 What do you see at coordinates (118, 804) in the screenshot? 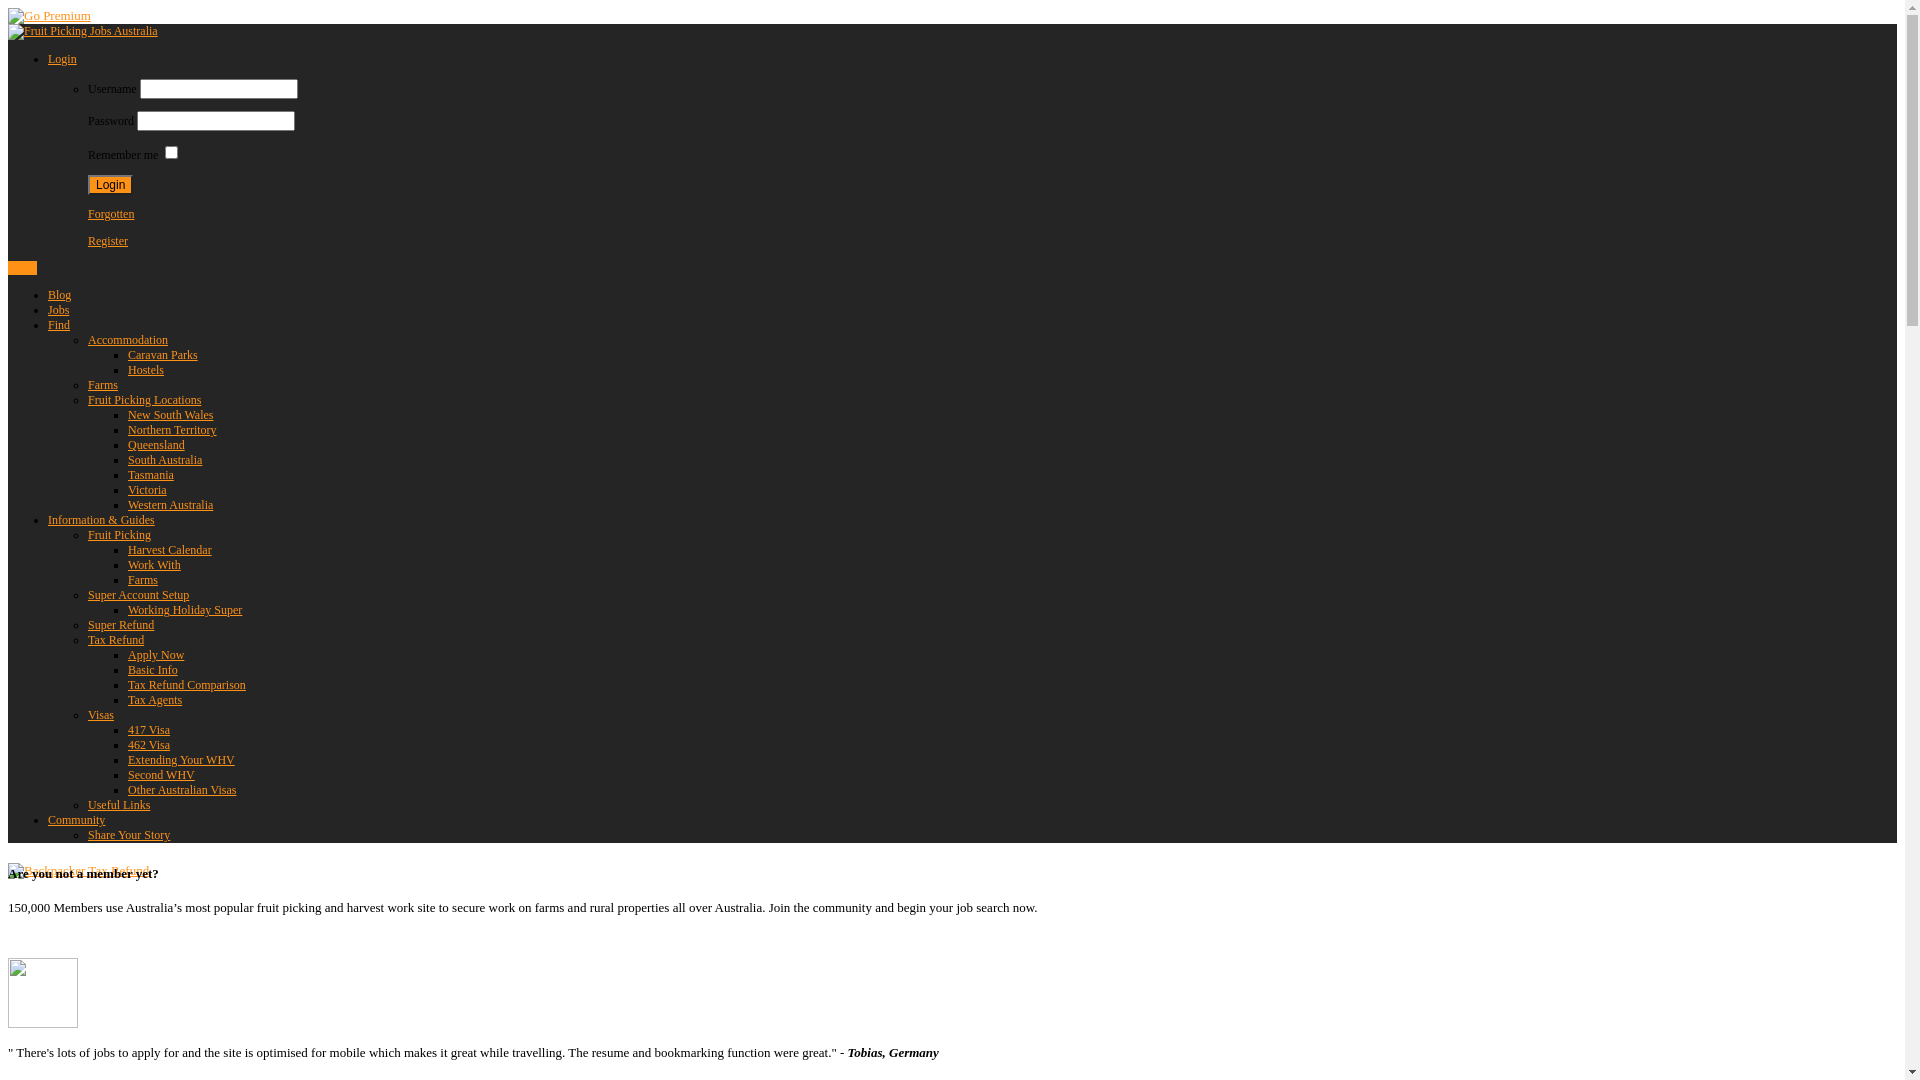
I see `'Useful Links'` at bounding box center [118, 804].